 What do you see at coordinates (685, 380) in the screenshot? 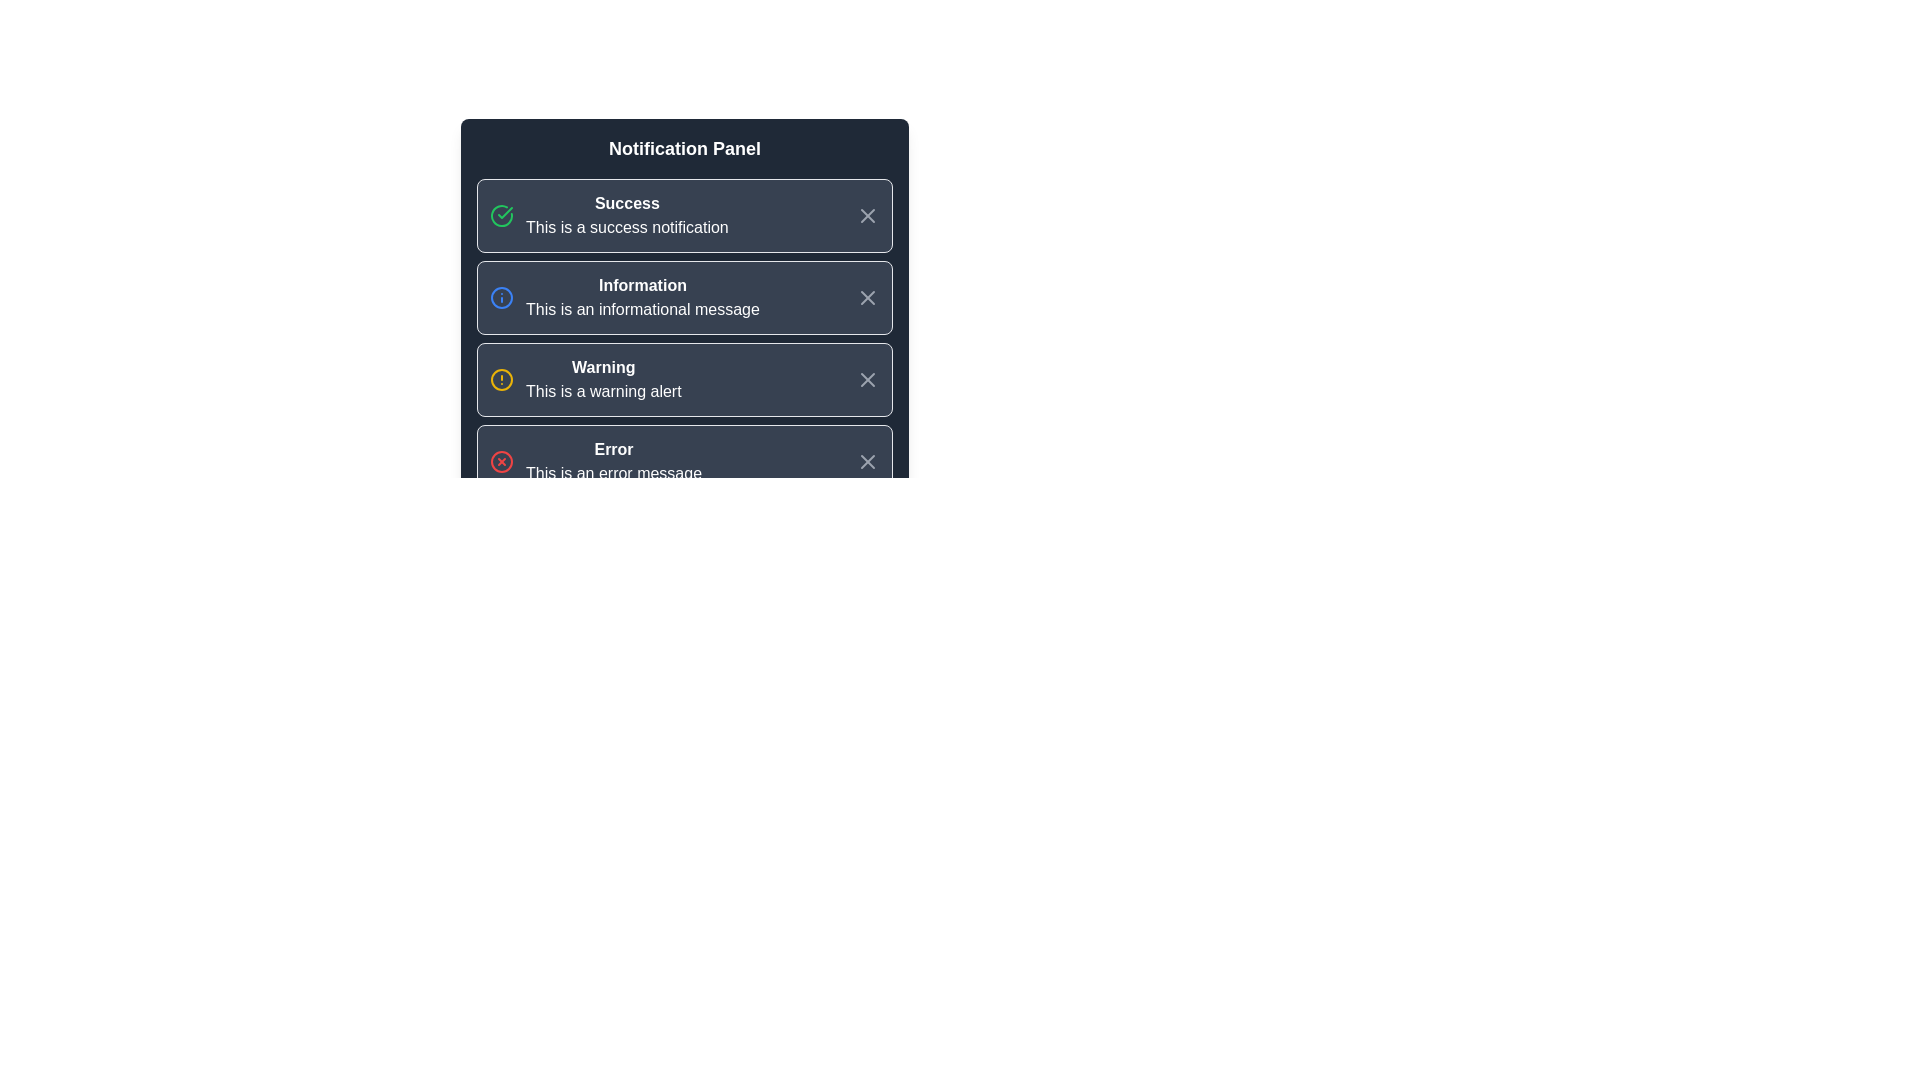
I see `the warning message by clicking the close button on the alert notification box, which is positioned third from the top in the notification panel` at bounding box center [685, 380].